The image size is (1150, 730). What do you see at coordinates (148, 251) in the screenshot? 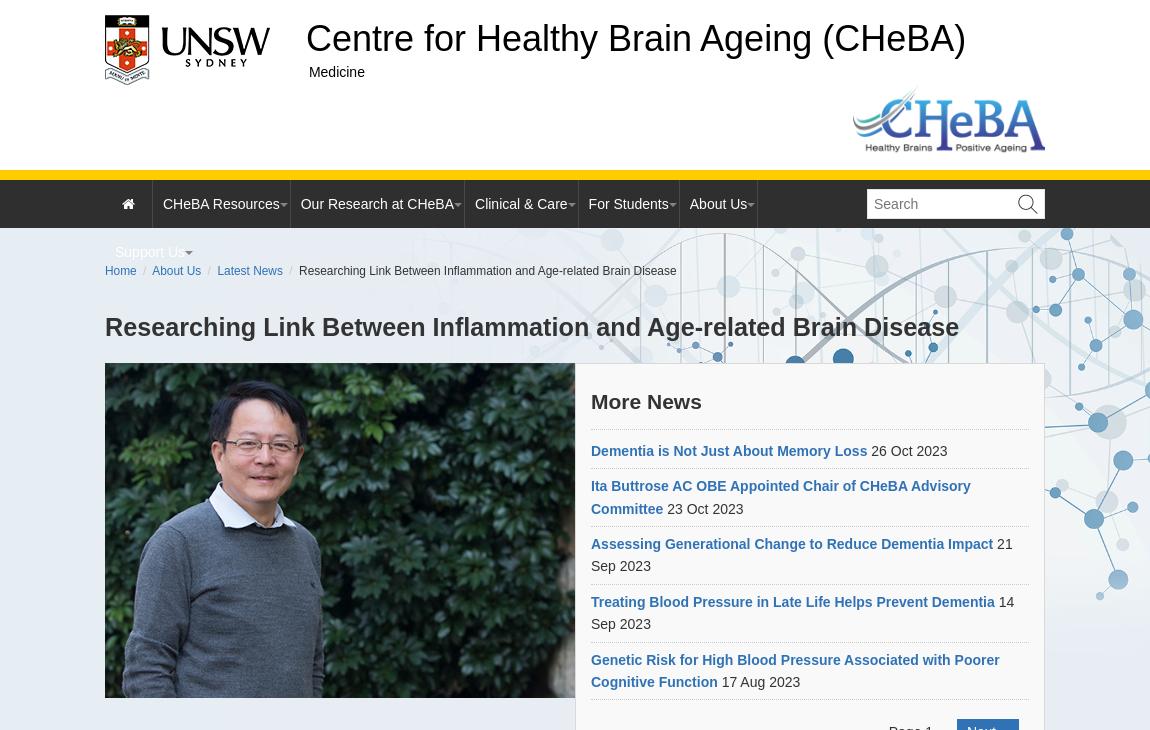
I see `'Support Us'` at bounding box center [148, 251].